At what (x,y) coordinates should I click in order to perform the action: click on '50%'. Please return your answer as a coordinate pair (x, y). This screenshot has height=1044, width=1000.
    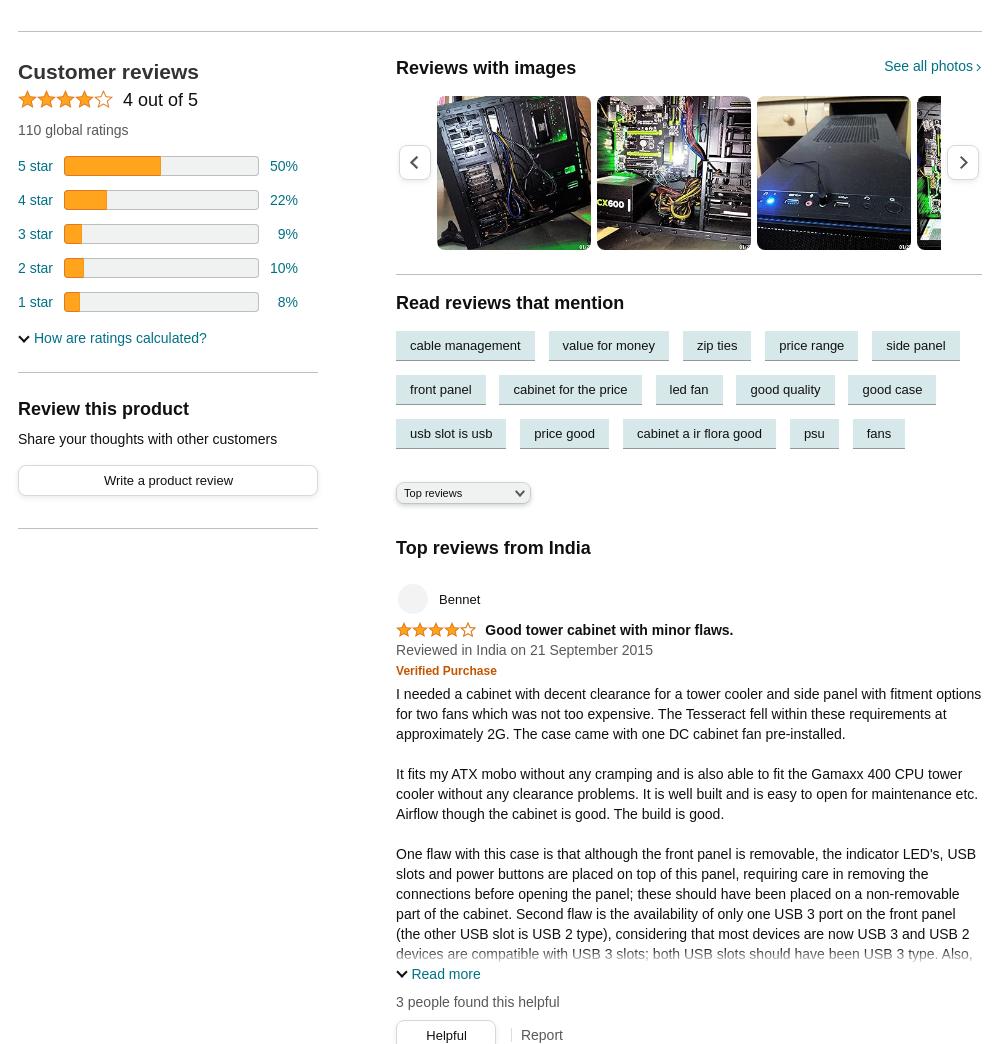
    Looking at the image, I should click on (283, 164).